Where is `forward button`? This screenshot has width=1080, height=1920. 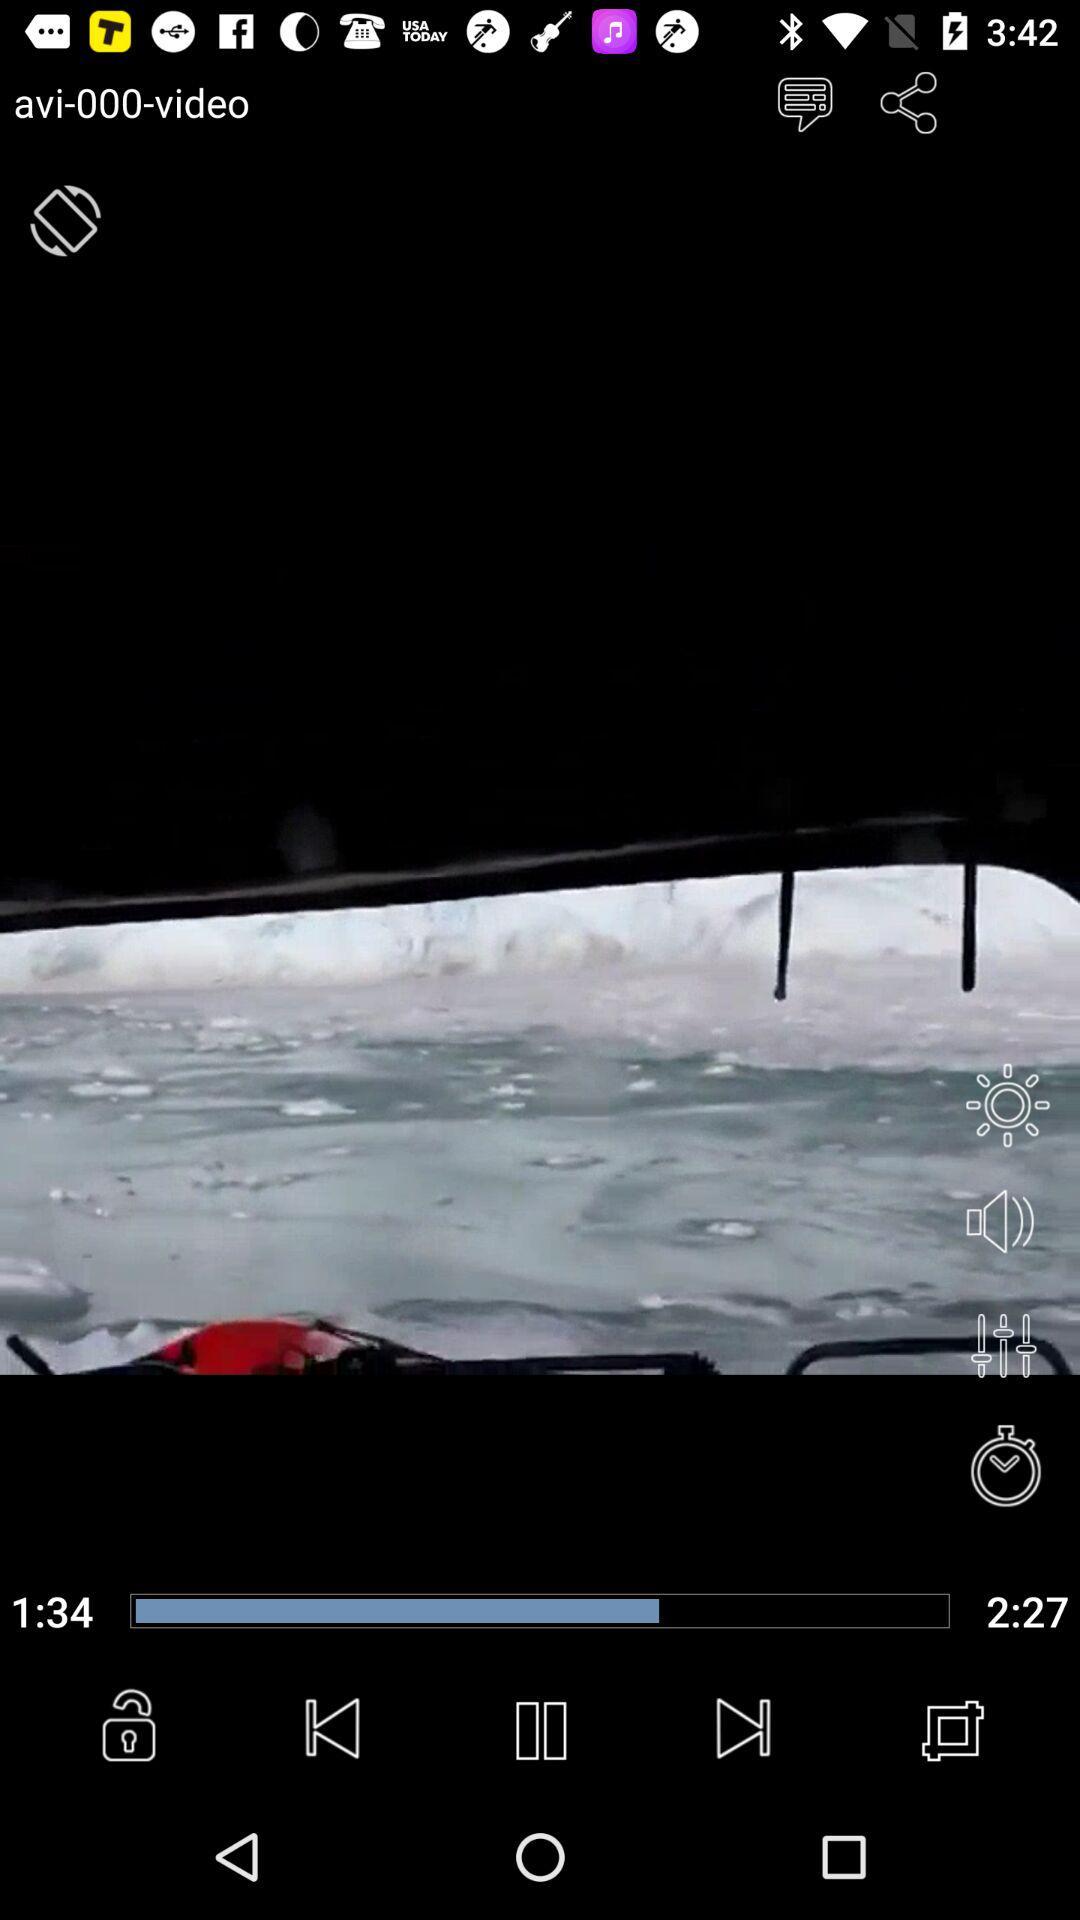 forward button is located at coordinates (745, 1730).